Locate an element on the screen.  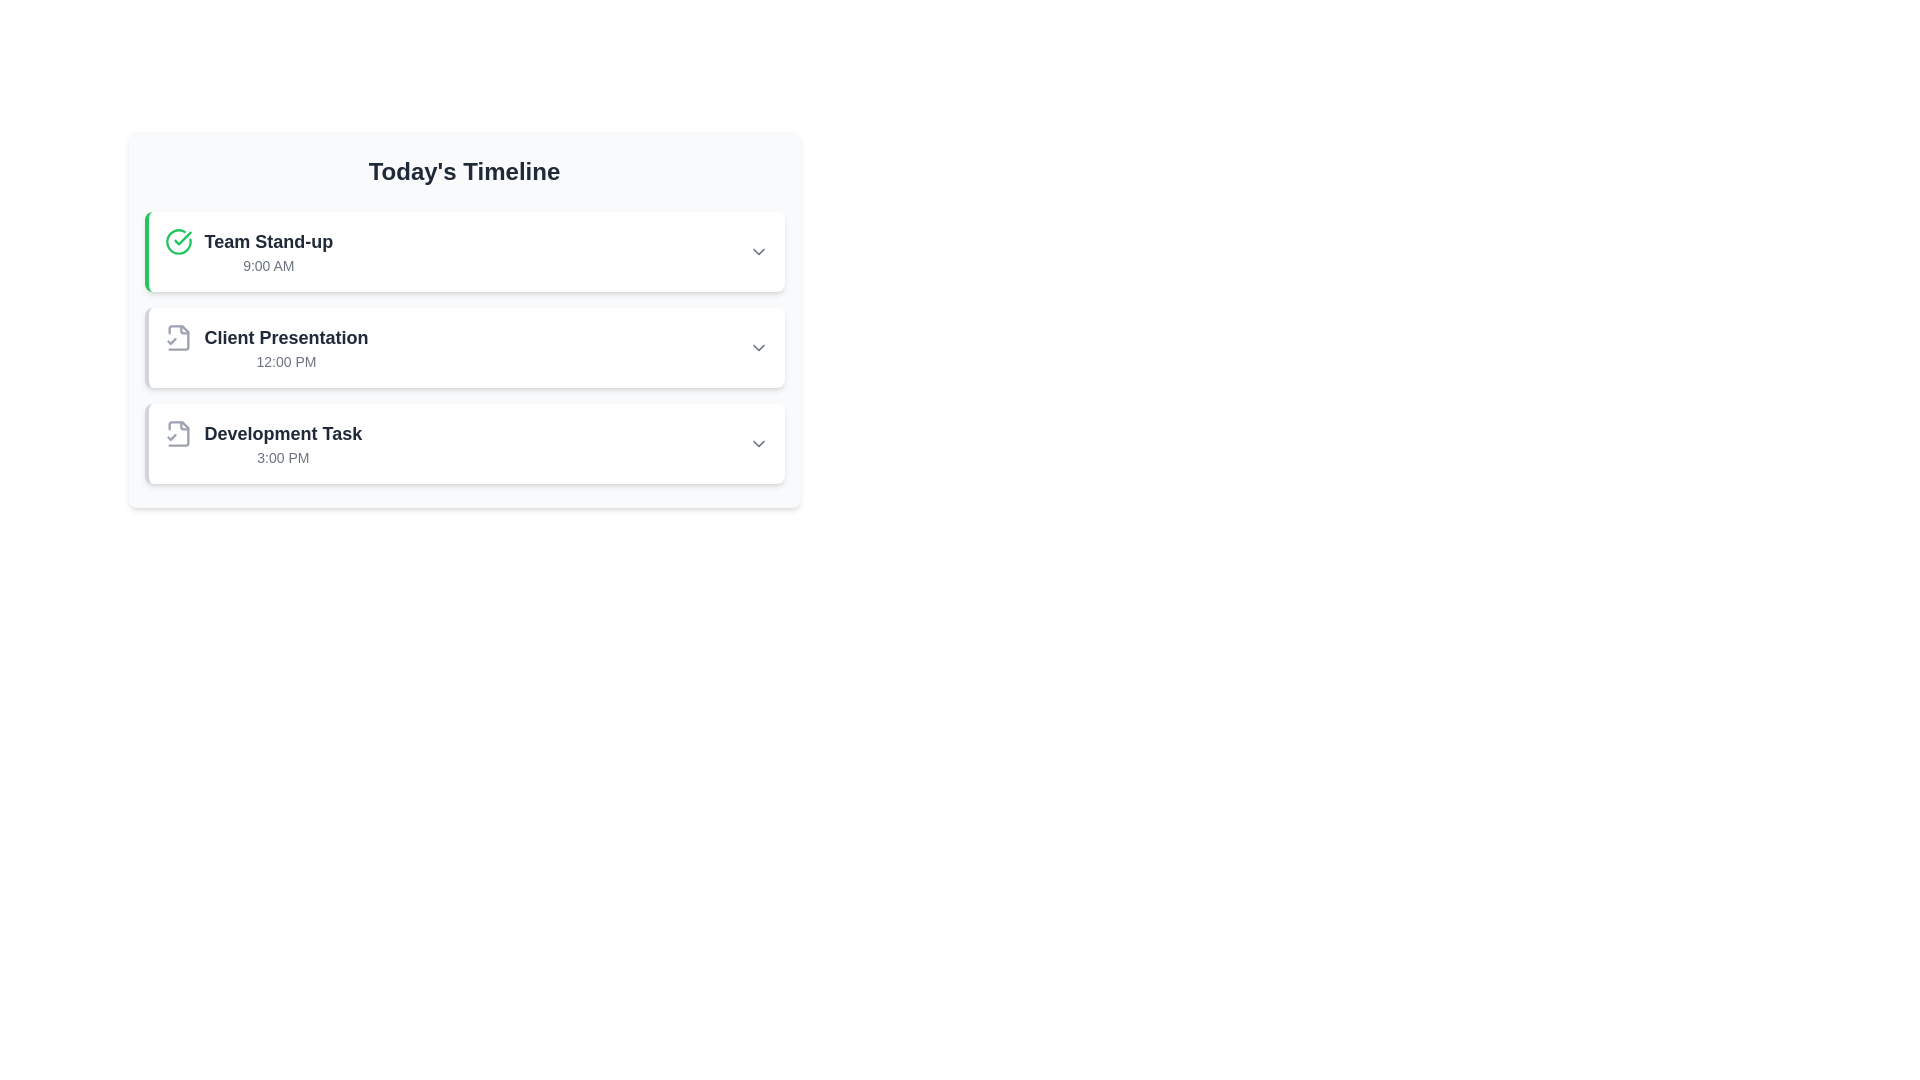
the header text element that reads 'Today's Timeline', which is bold, large, dark gray, and centrally aligned at the top of the scheduling panel is located at coordinates (463, 171).